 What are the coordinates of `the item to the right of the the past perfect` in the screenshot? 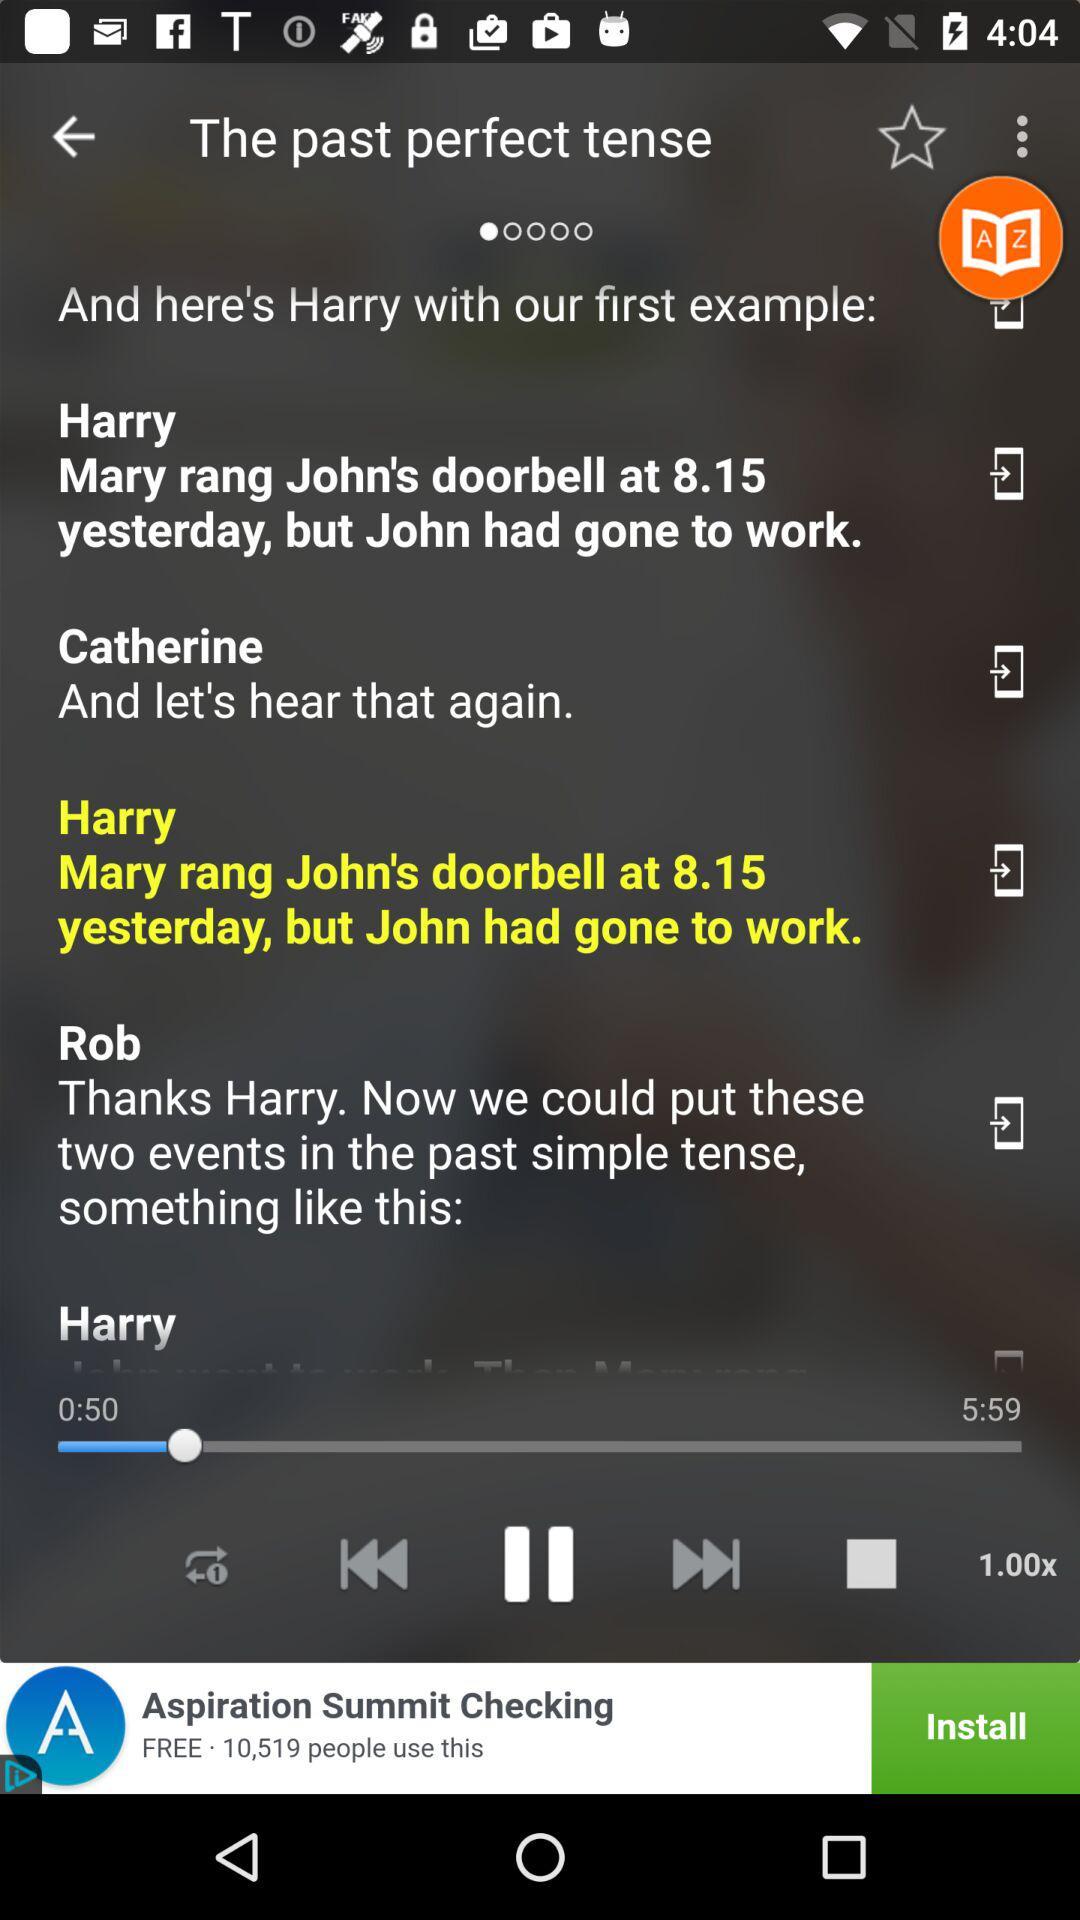 It's located at (911, 135).